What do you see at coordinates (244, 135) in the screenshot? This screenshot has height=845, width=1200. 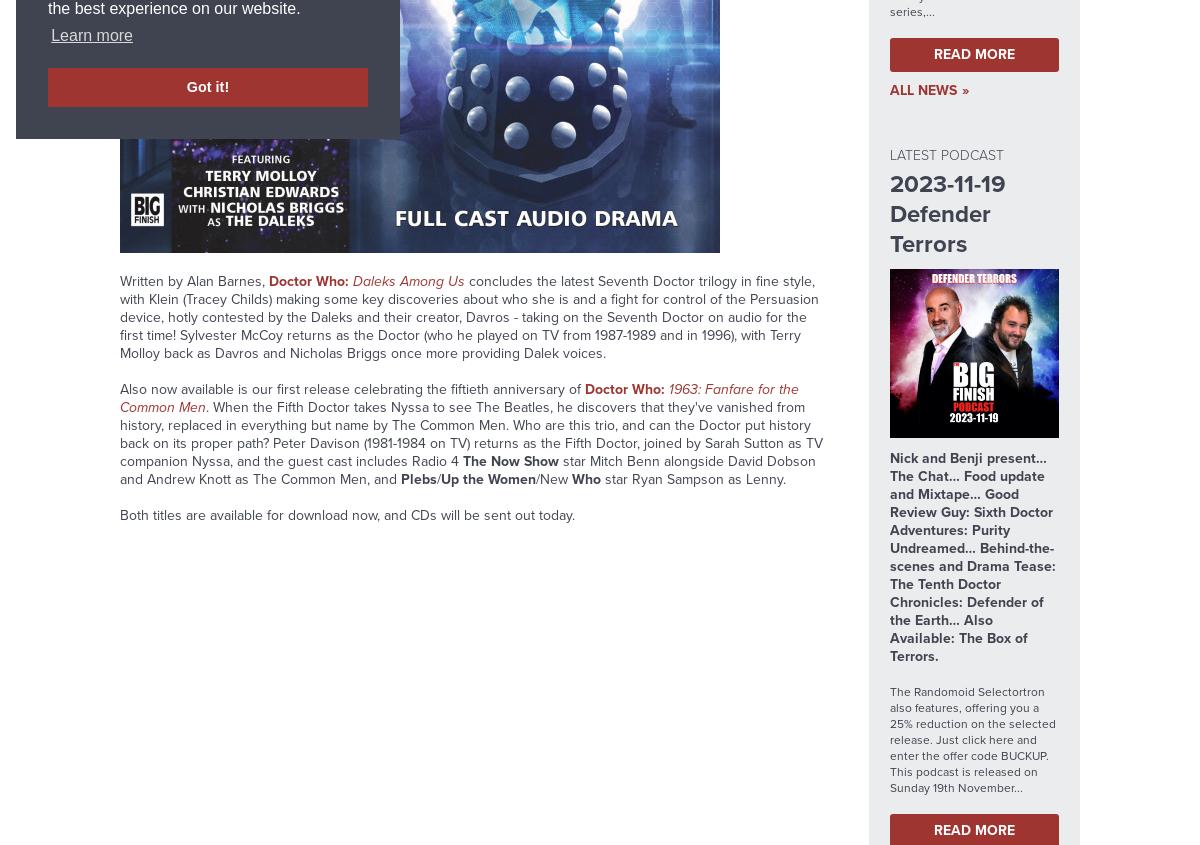 I see `'Doctor Who - The Doctor Chronicles'` at bounding box center [244, 135].